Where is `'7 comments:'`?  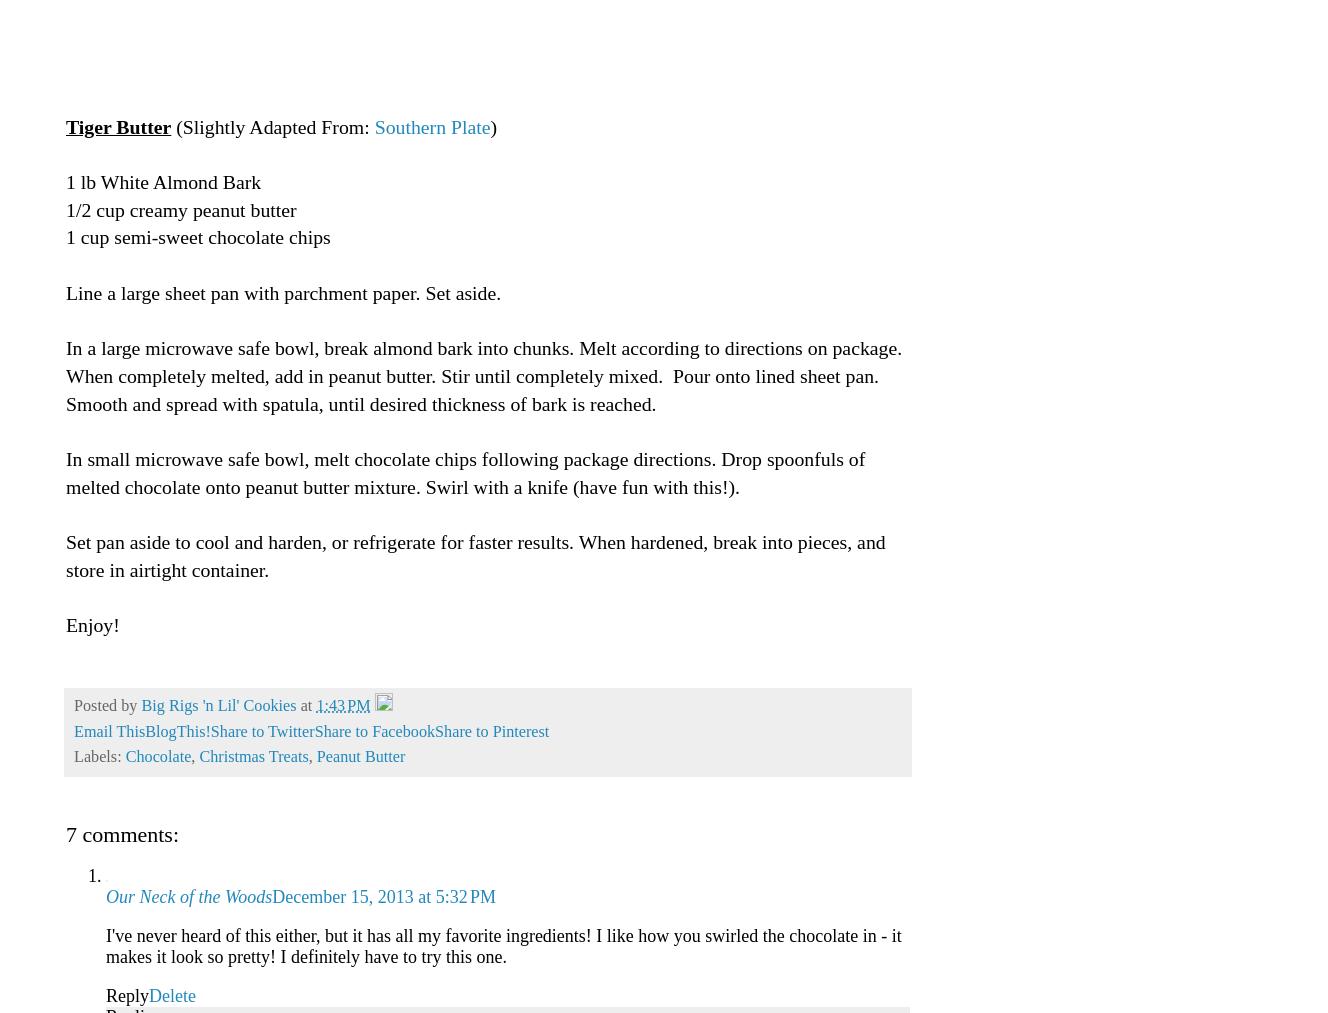
'7 comments:' is located at coordinates (121, 833).